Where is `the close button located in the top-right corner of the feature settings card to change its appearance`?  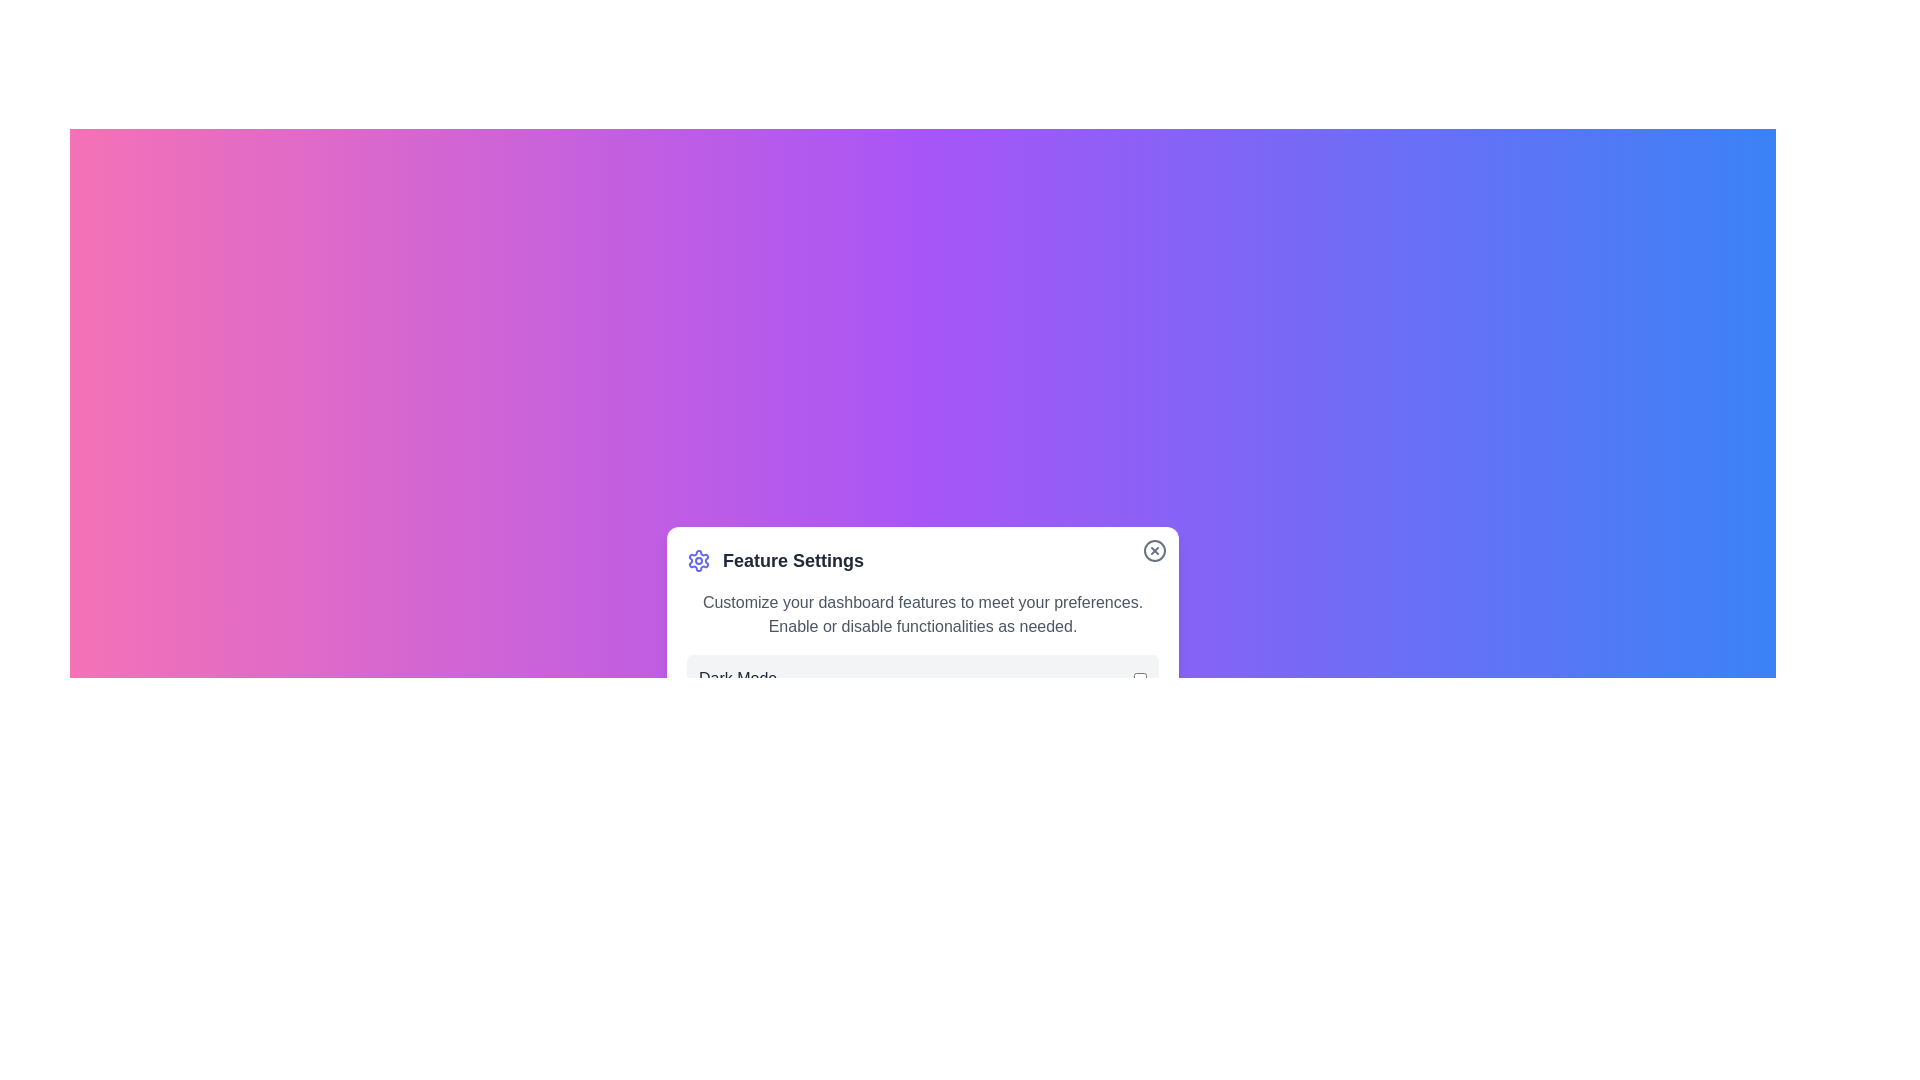 the close button located in the top-right corner of the feature settings card to change its appearance is located at coordinates (1155, 551).